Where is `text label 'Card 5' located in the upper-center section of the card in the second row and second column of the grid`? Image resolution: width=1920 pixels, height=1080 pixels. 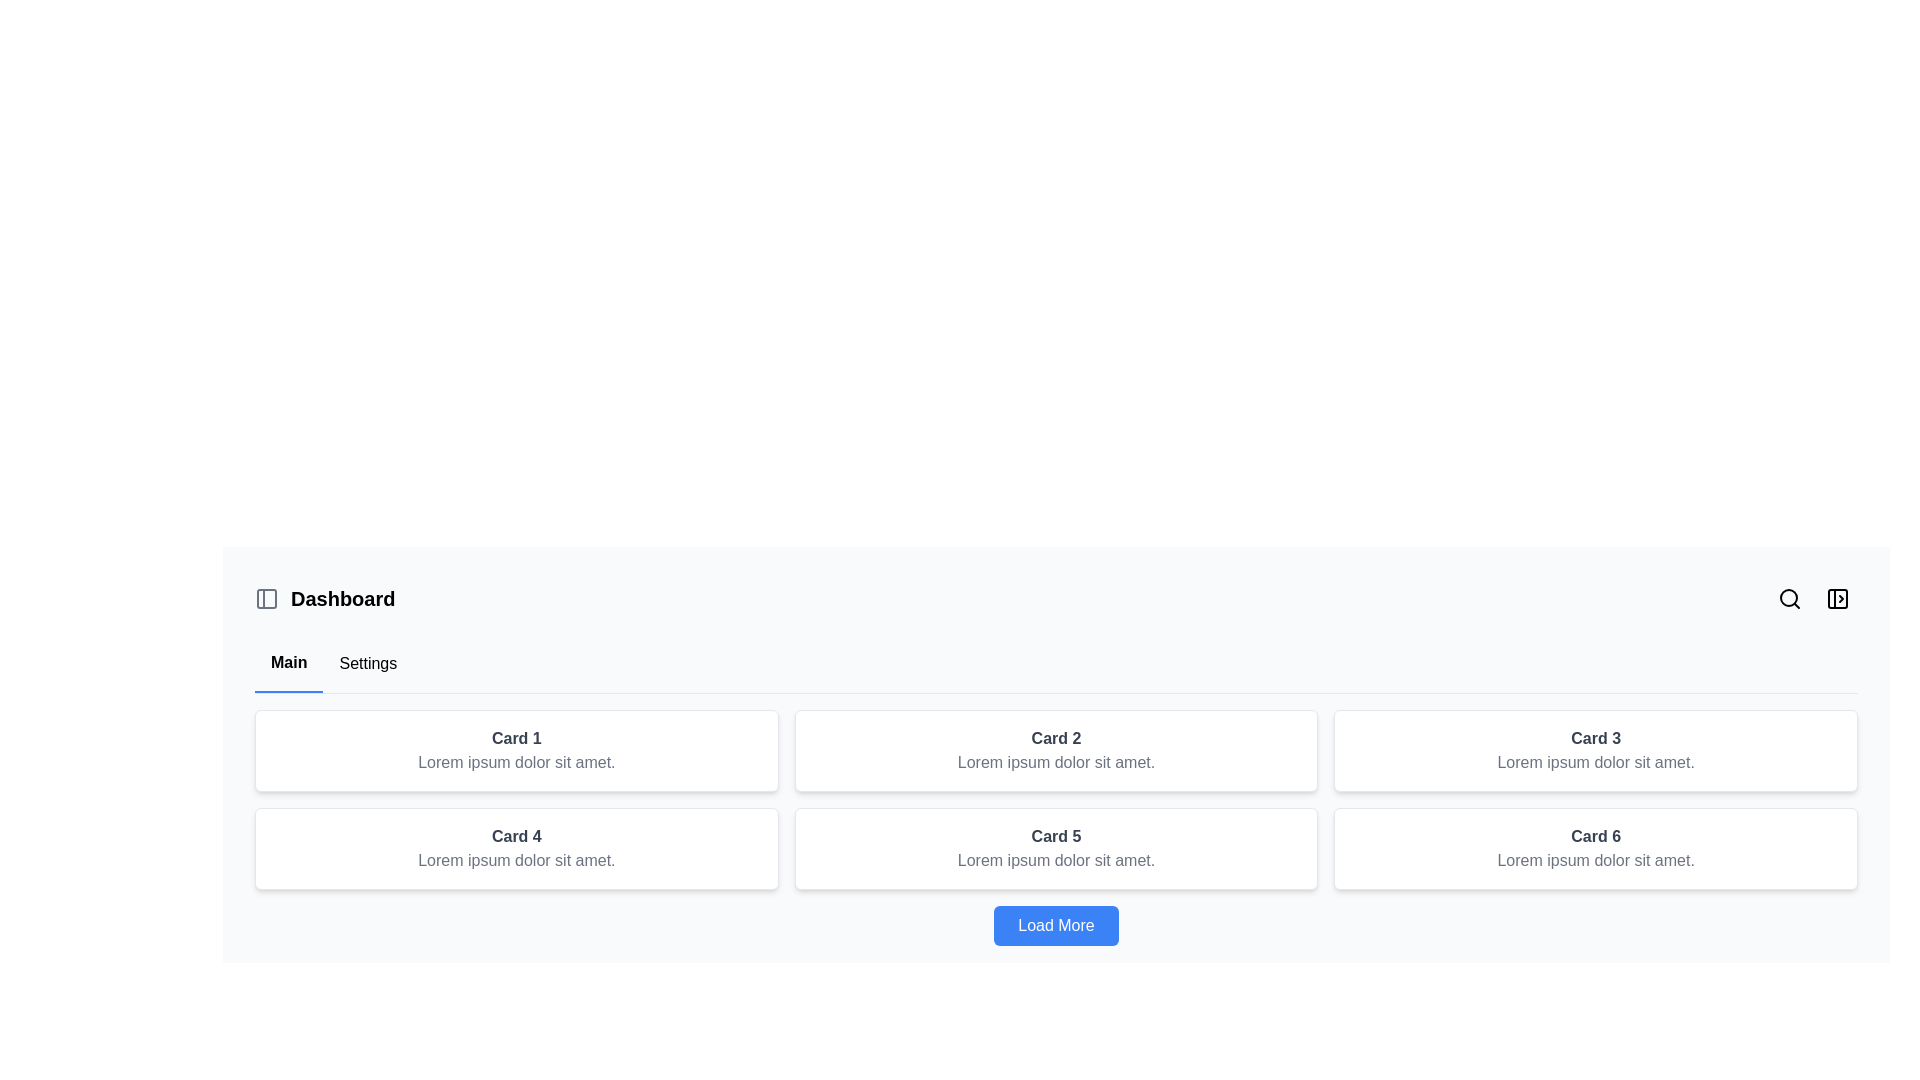
text label 'Card 5' located in the upper-center section of the card in the second row and second column of the grid is located at coordinates (1055, 837).